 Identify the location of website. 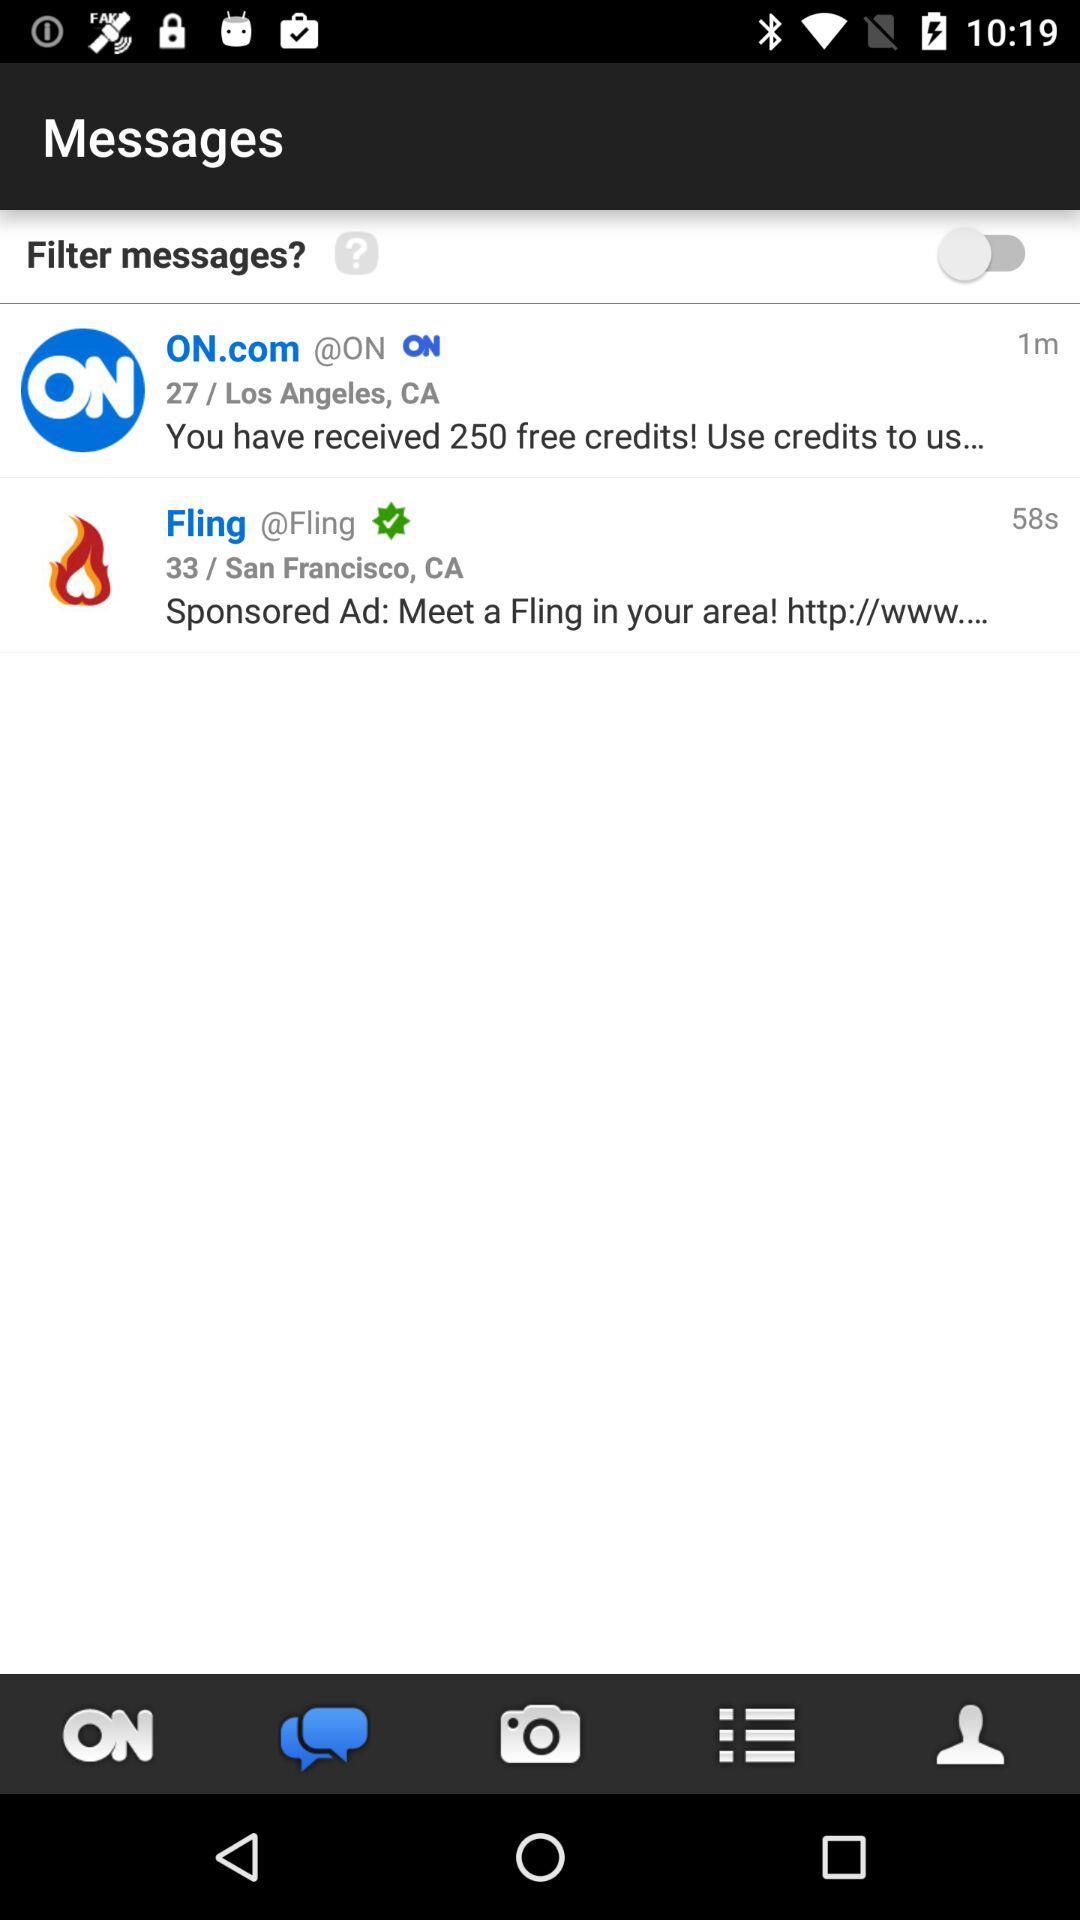
(81, 390).